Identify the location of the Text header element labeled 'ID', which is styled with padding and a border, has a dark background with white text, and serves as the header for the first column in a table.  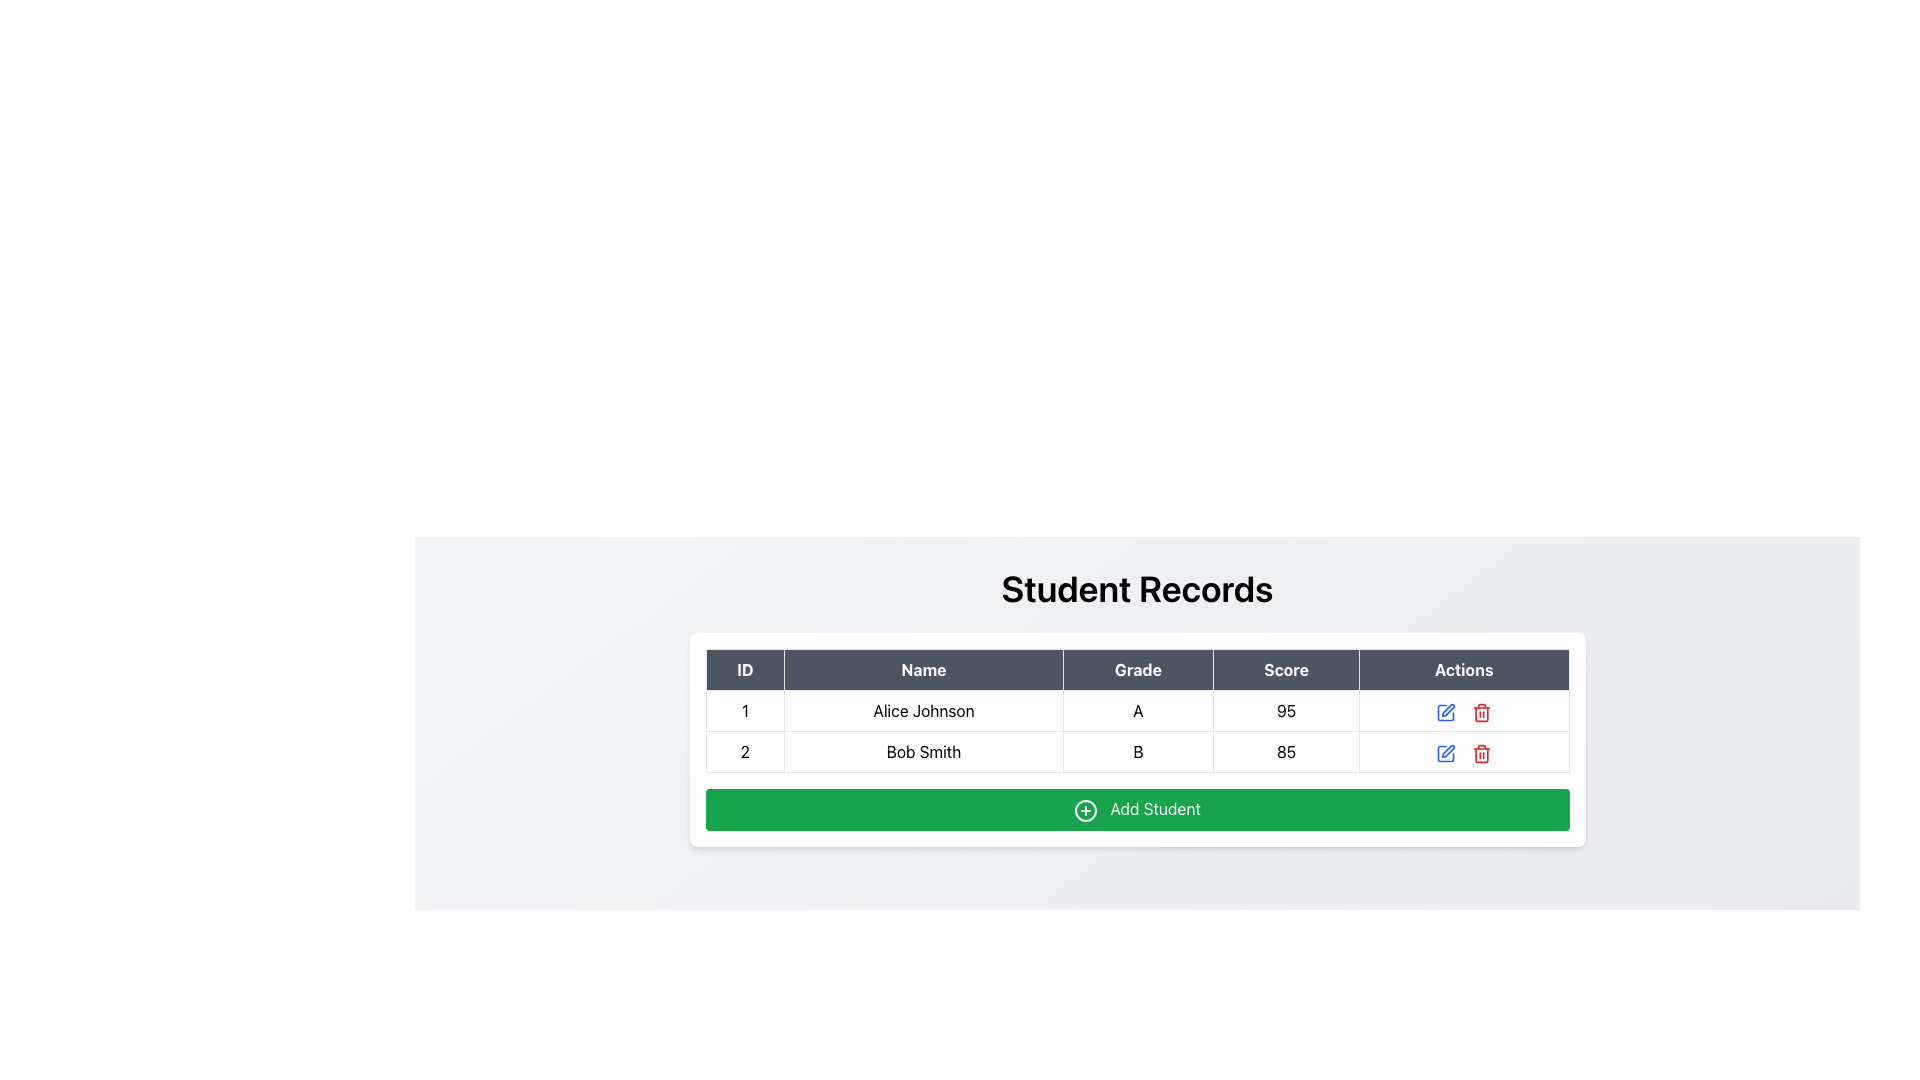
(744, 670).